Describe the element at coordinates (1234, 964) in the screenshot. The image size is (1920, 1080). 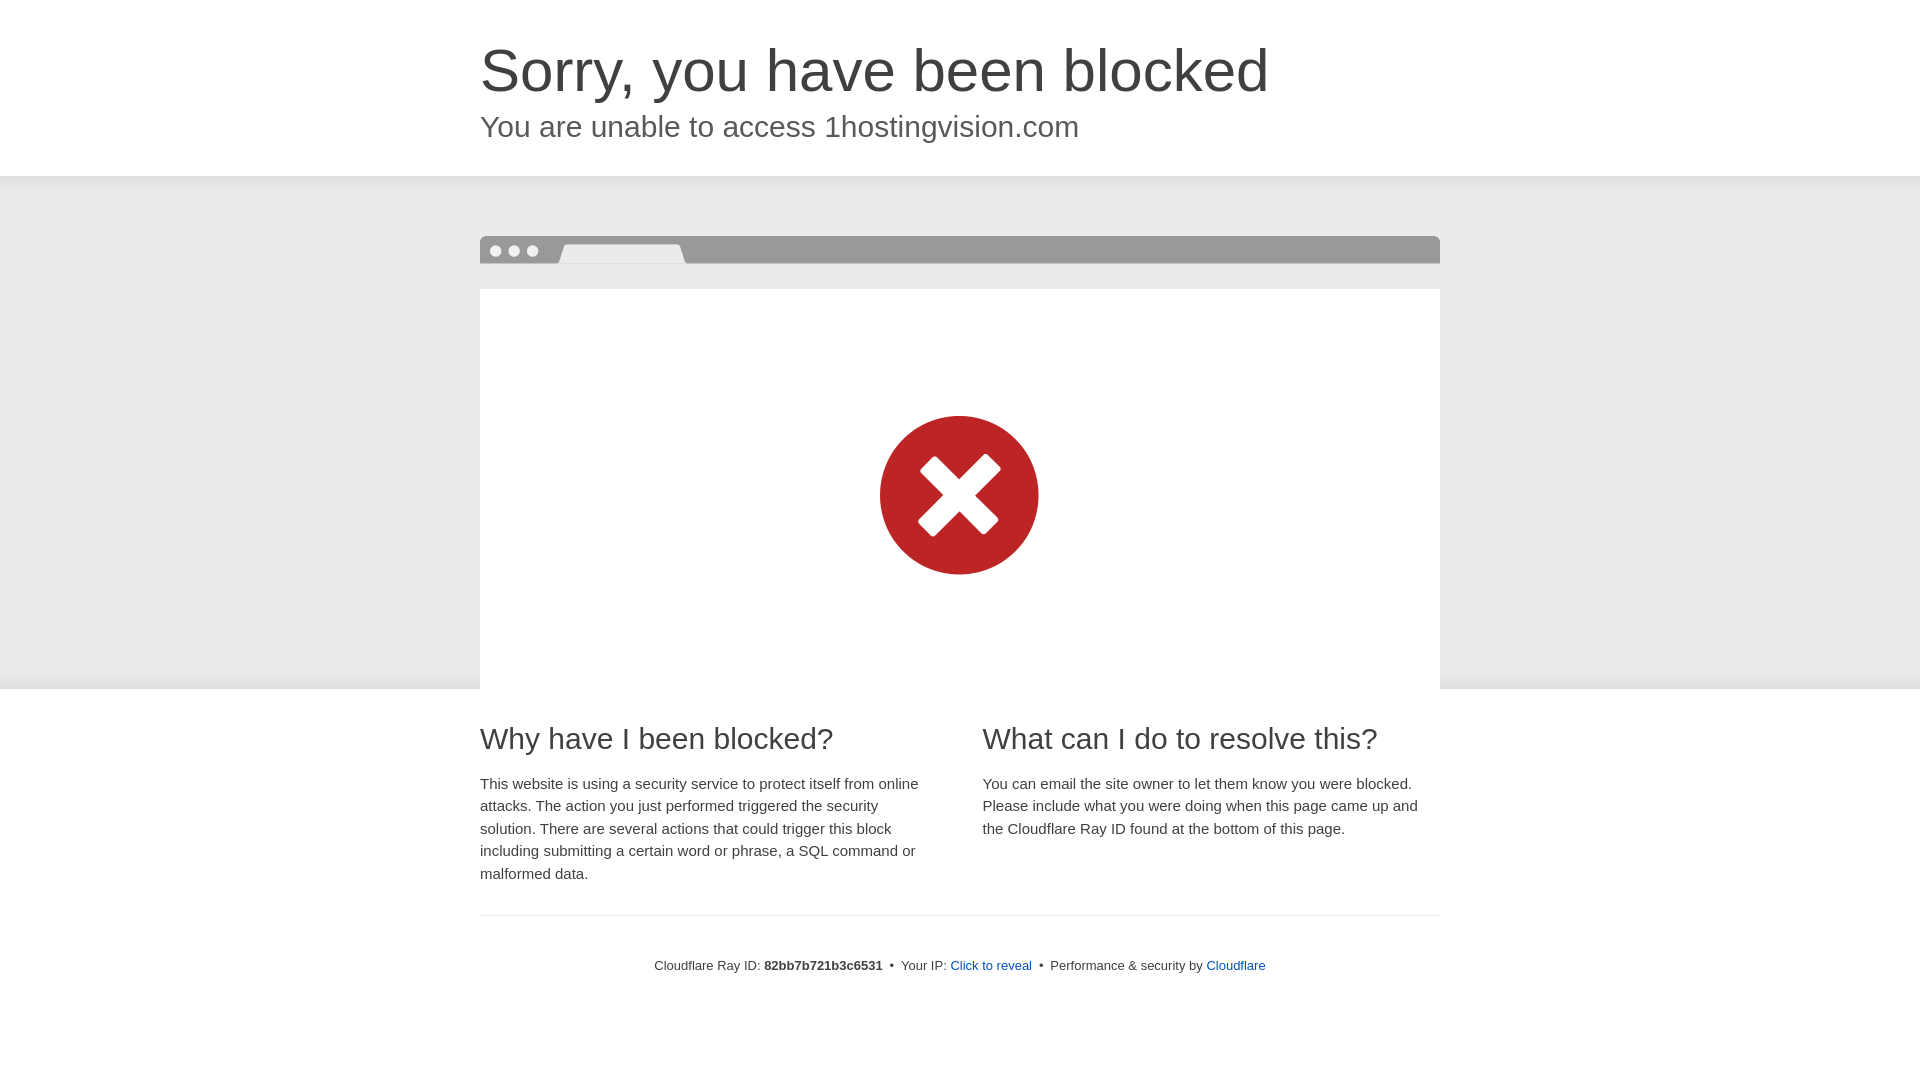
I see `'Cloudflare'` at that location.